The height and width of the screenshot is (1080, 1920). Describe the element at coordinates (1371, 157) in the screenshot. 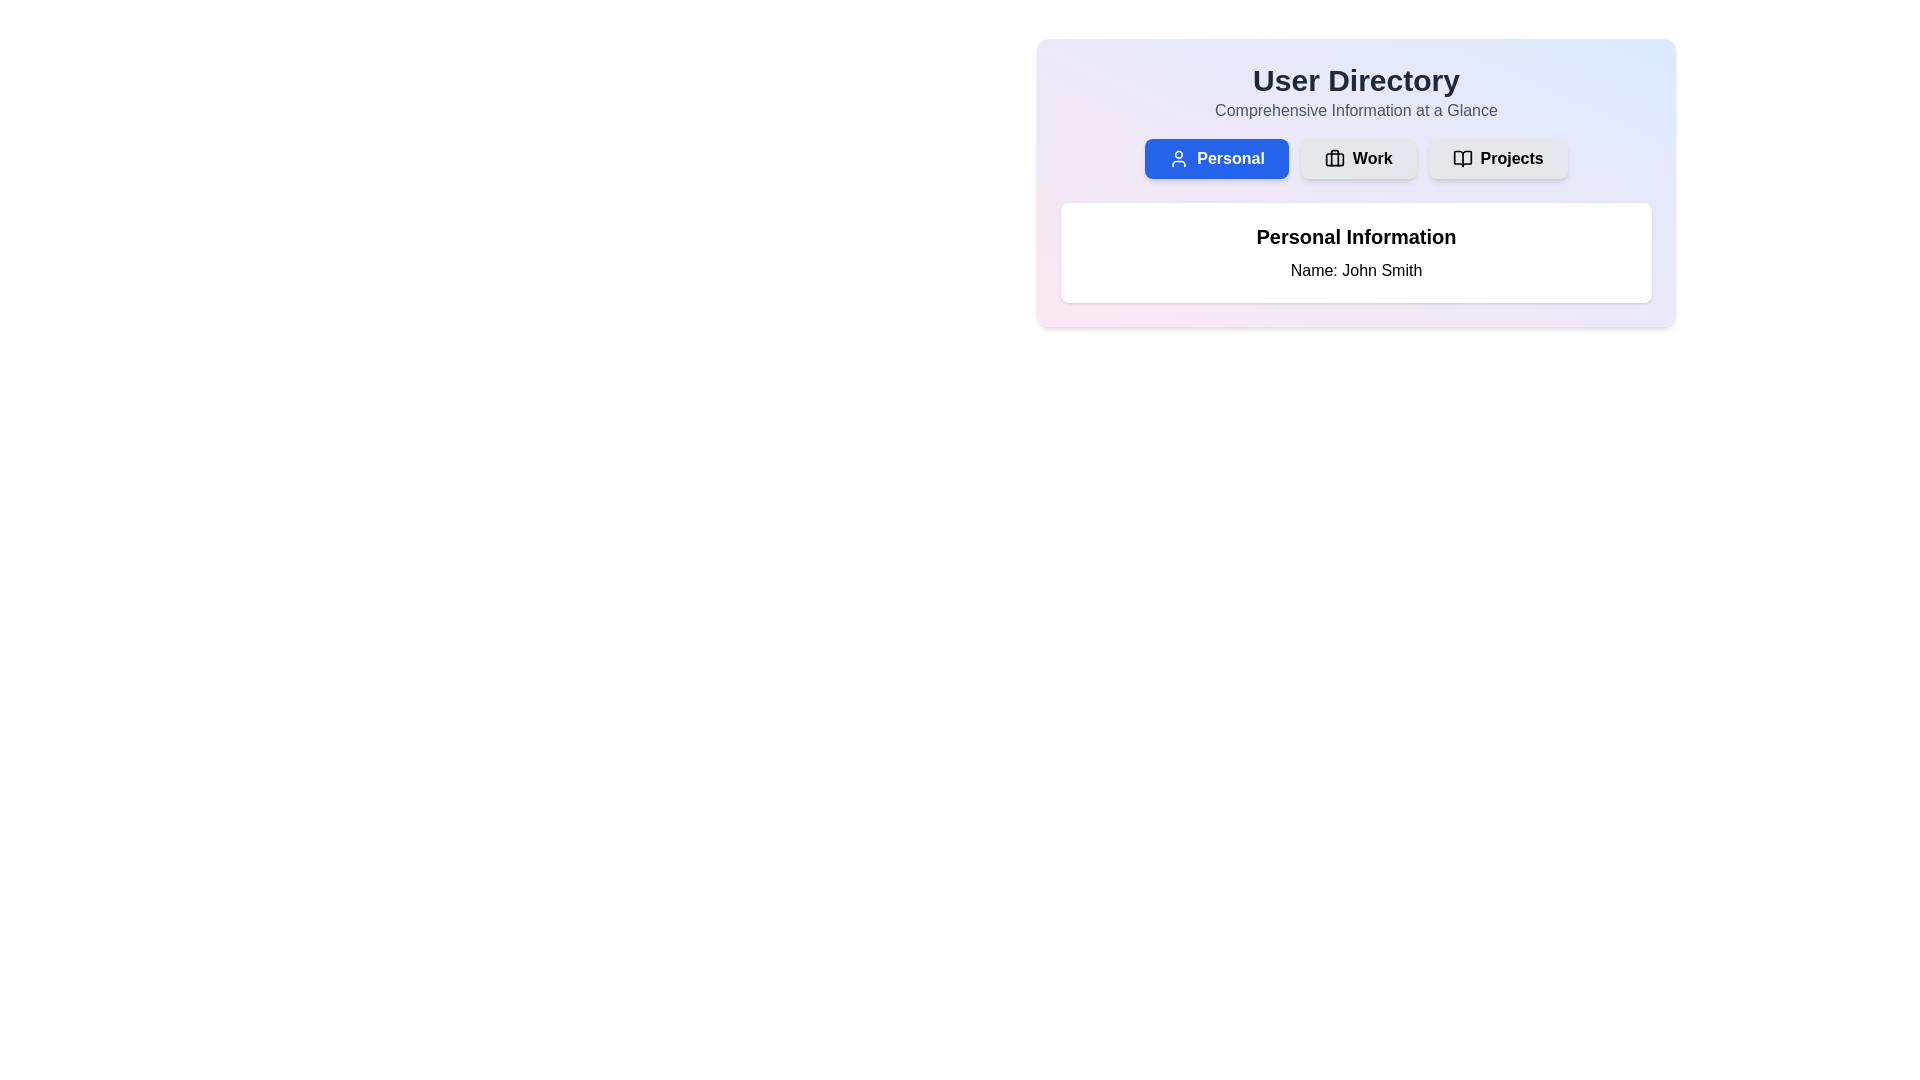

I see `the 'Work' text label within the button group to trigger any defined hover effects` at that location.